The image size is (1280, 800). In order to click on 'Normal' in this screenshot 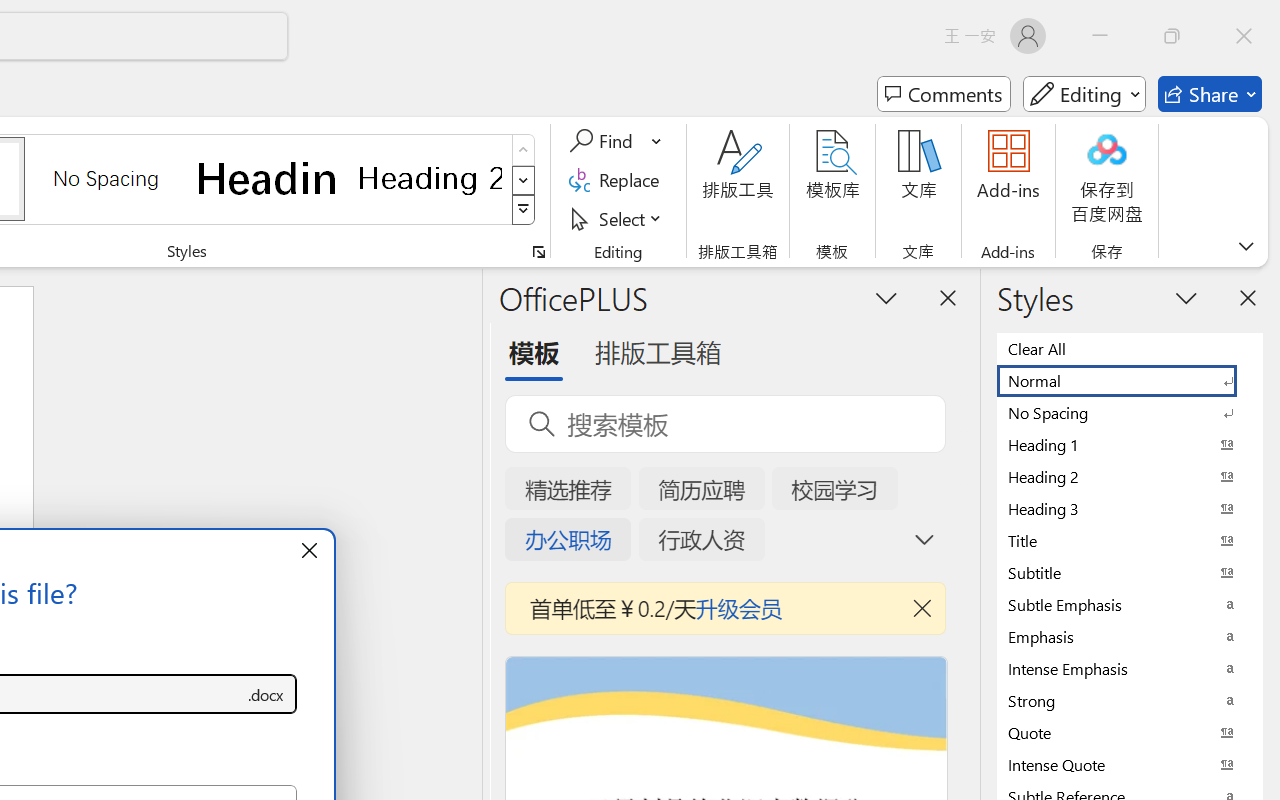, I will do `click(1130, 379)`.